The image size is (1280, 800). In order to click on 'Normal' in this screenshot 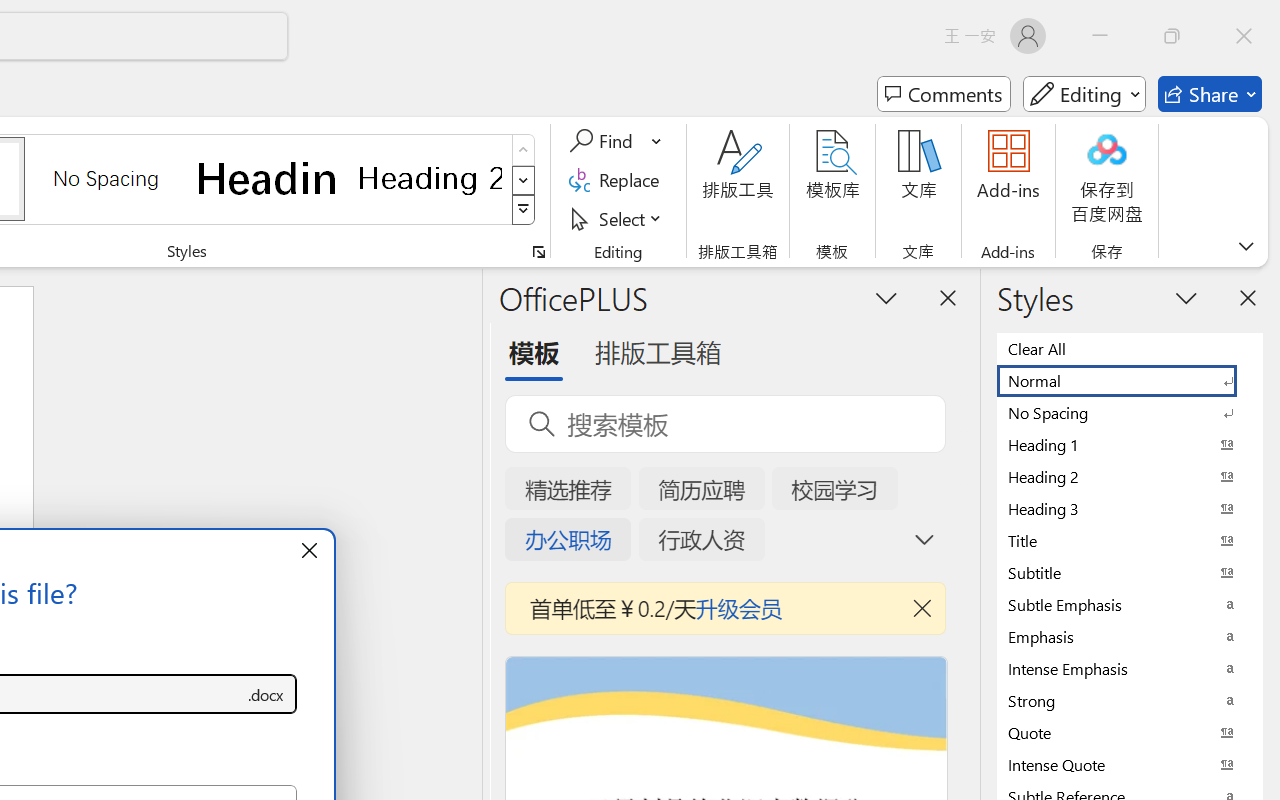, I will do `click(1130, 379)`.